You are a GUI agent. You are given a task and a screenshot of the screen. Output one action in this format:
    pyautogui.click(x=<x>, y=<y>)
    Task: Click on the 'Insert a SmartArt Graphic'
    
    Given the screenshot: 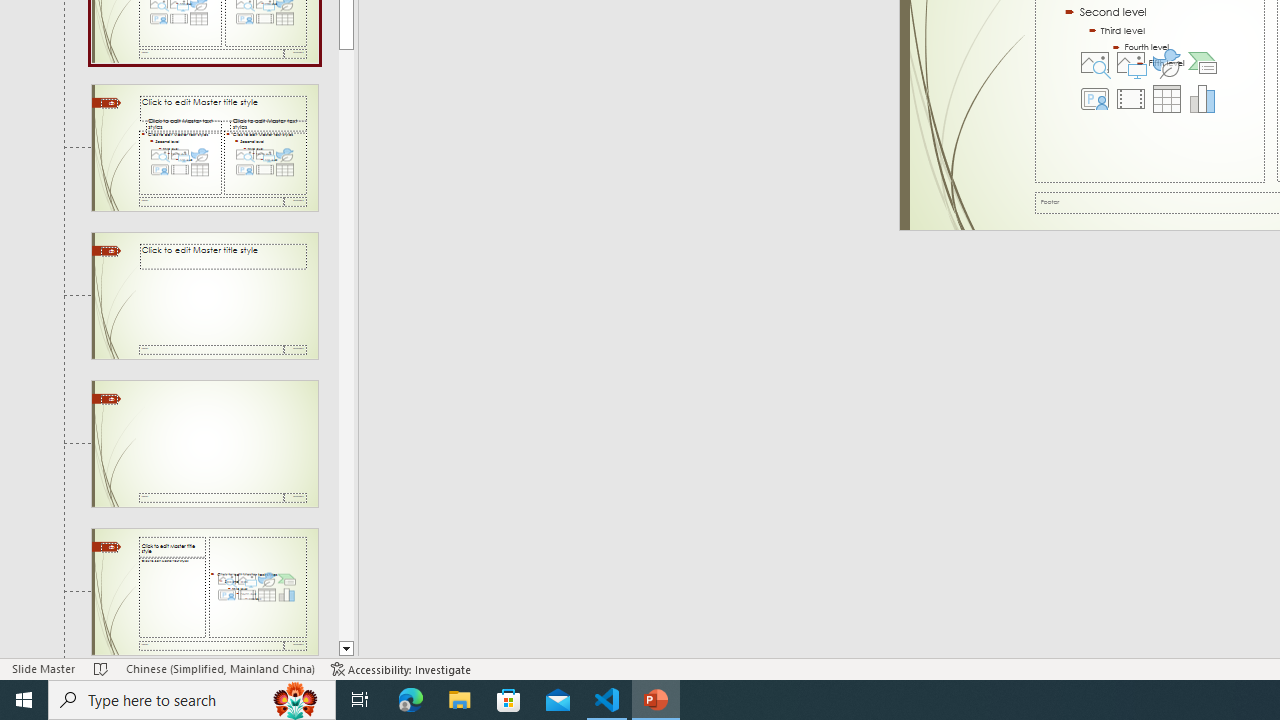 What is the action you would take?
    pyautogui.click(x=1201, y=61)
    